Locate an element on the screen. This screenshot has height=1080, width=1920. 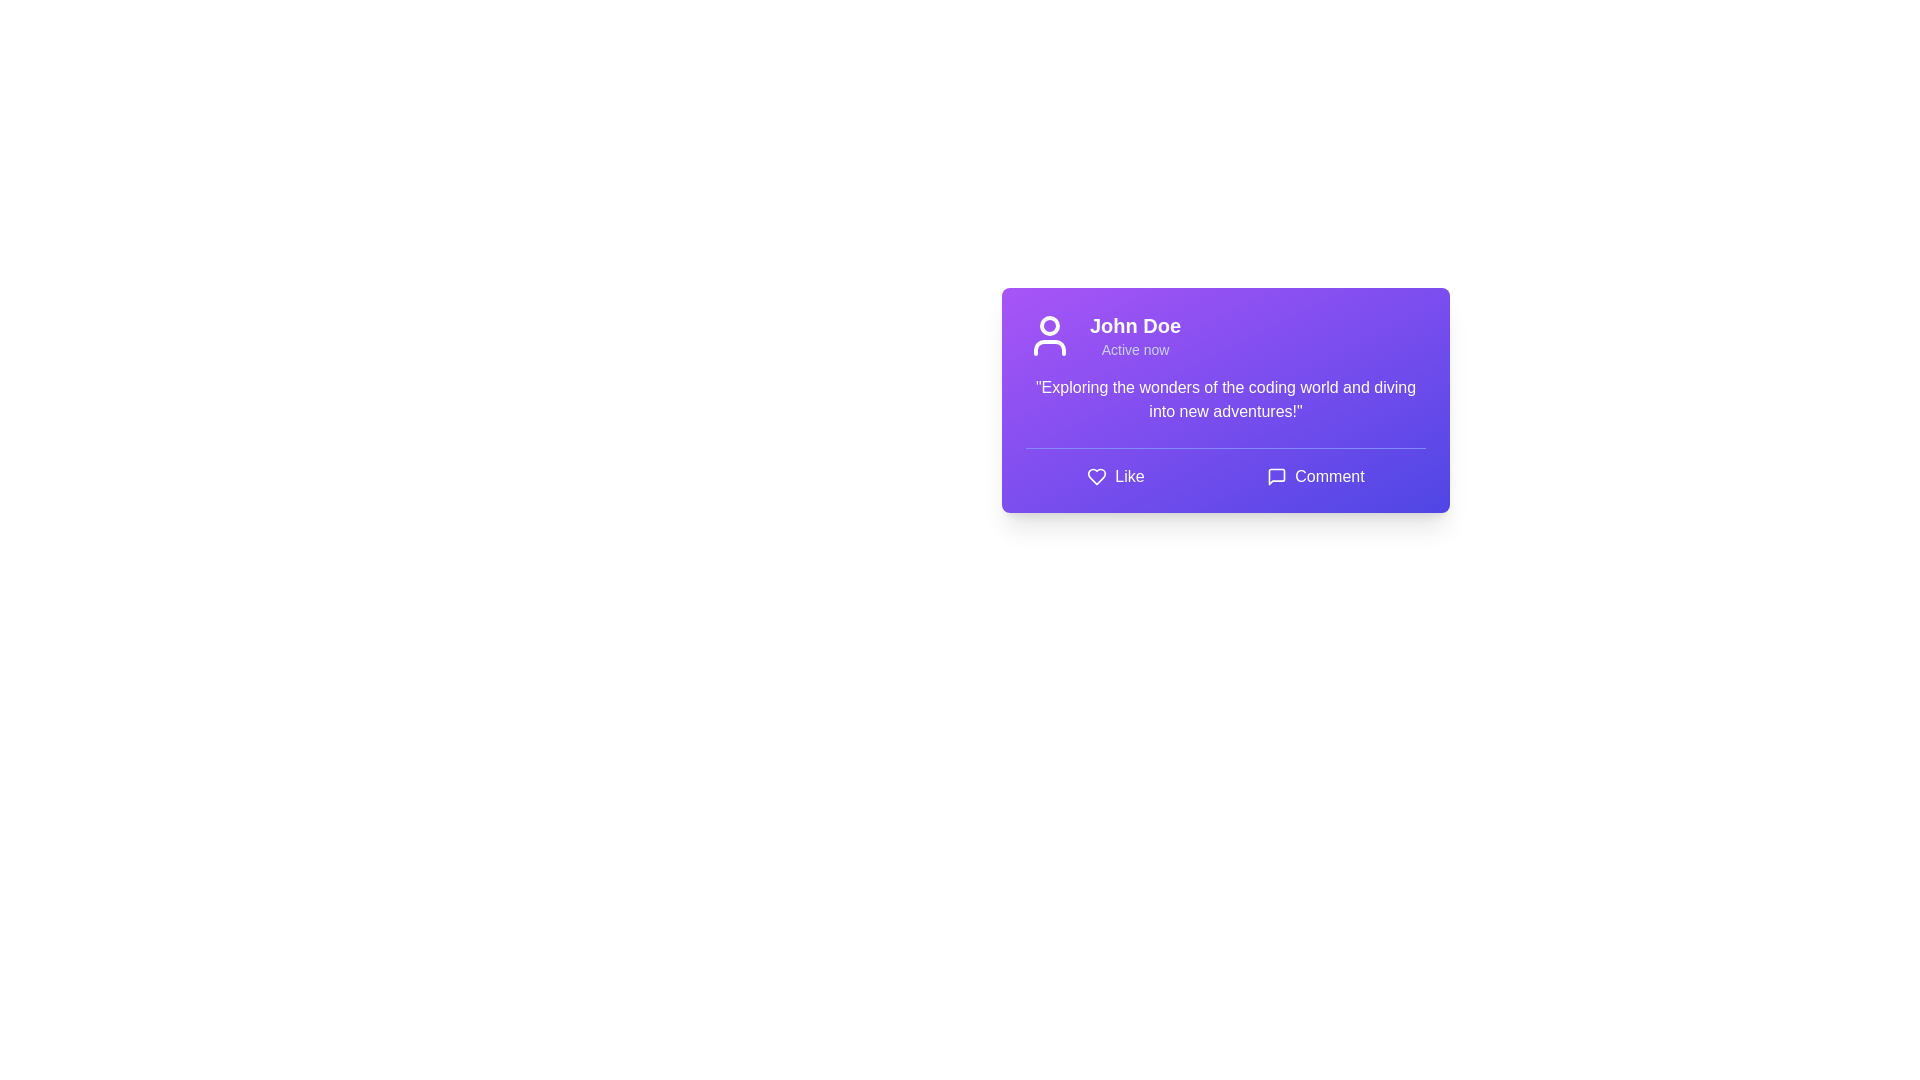
the text label displaying 'John Doe' in bold font, located in the upper section of a purple card, to the right of an avatar icon and above the 'Active now' text is located at coordinates (1135, 325).